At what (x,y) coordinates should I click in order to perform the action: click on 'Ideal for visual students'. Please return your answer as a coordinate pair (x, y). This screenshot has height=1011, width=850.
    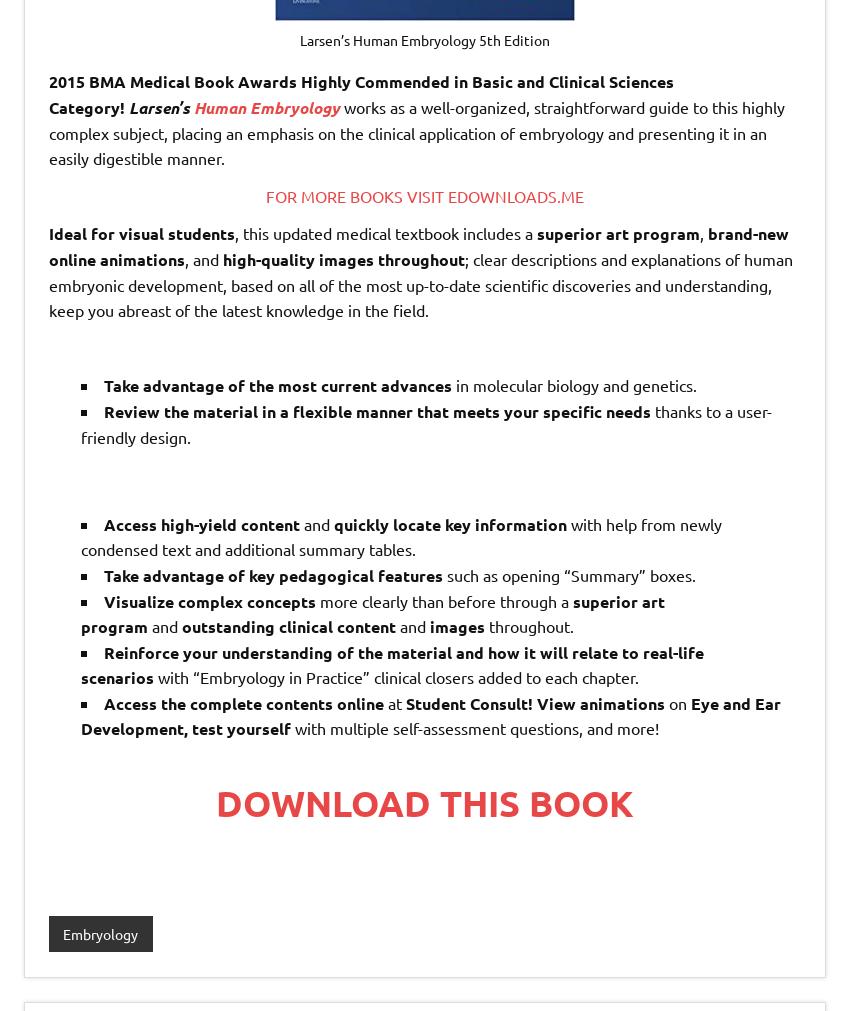
    Looking at the image, I should click on (142, 233).